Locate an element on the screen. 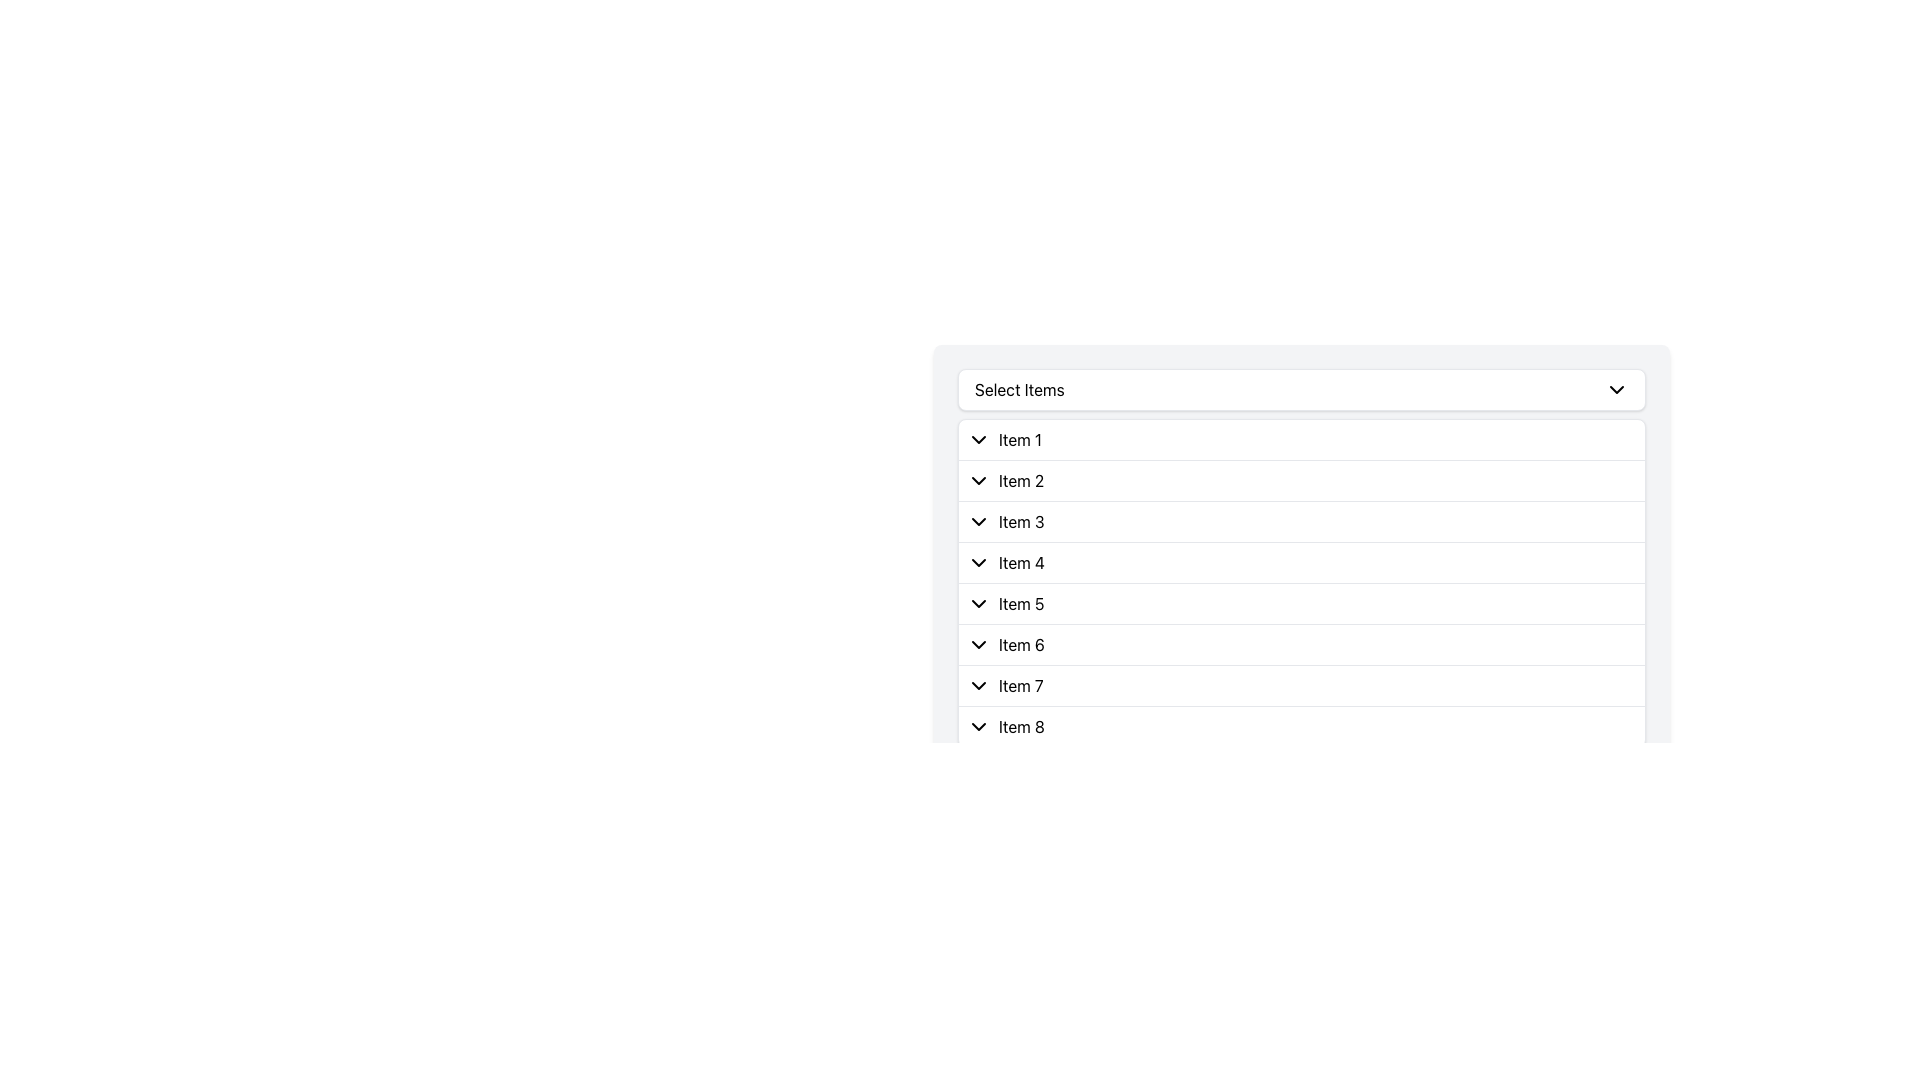 The width and height of the screenshot is (1920, 1080). the downward-facing chevron arrow icon within the 'Select Items' section is located at coordinates (1617, 389).